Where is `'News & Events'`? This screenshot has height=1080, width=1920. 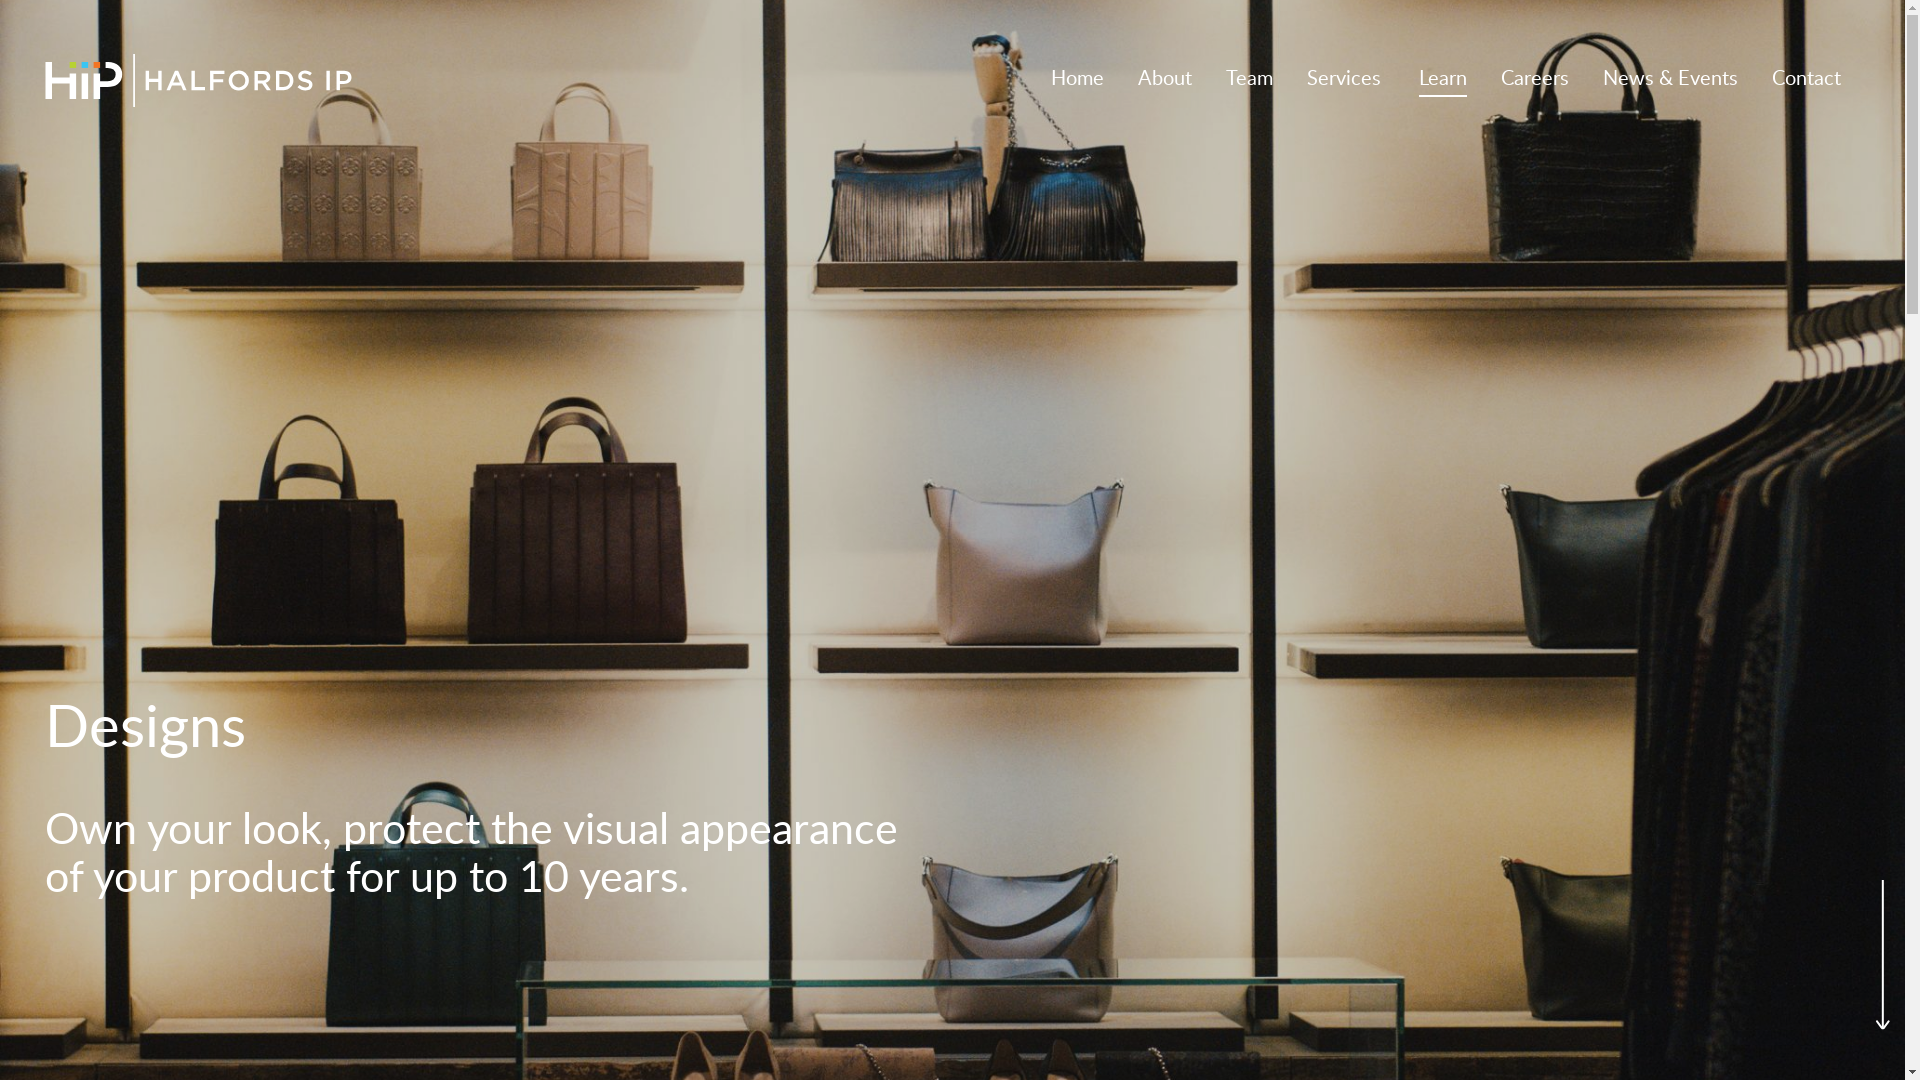
'News & Events' is located at coordinates (1670, 79).